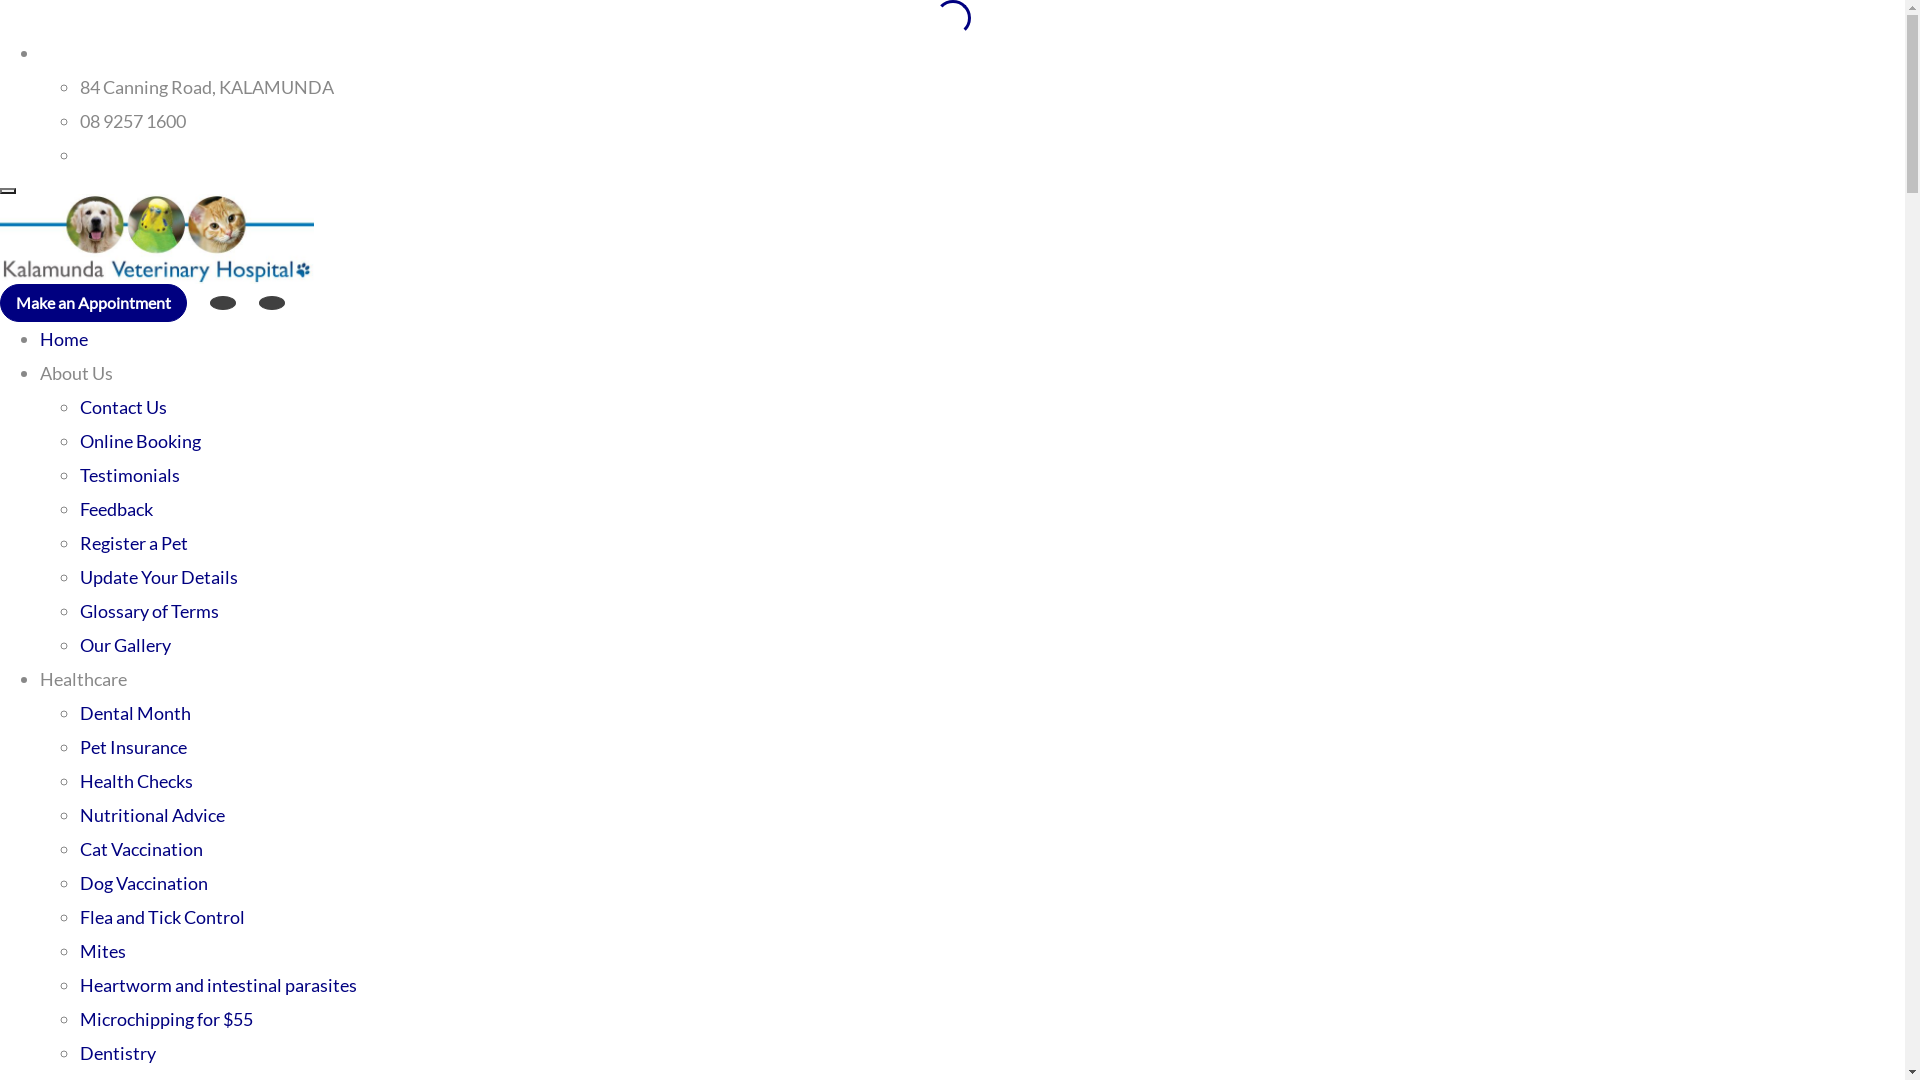 The image size is (1920, 1080). What do you see at coordinates (39, 338) in the screenshot?
I see `'Home'` at bounding box center [39, 338].